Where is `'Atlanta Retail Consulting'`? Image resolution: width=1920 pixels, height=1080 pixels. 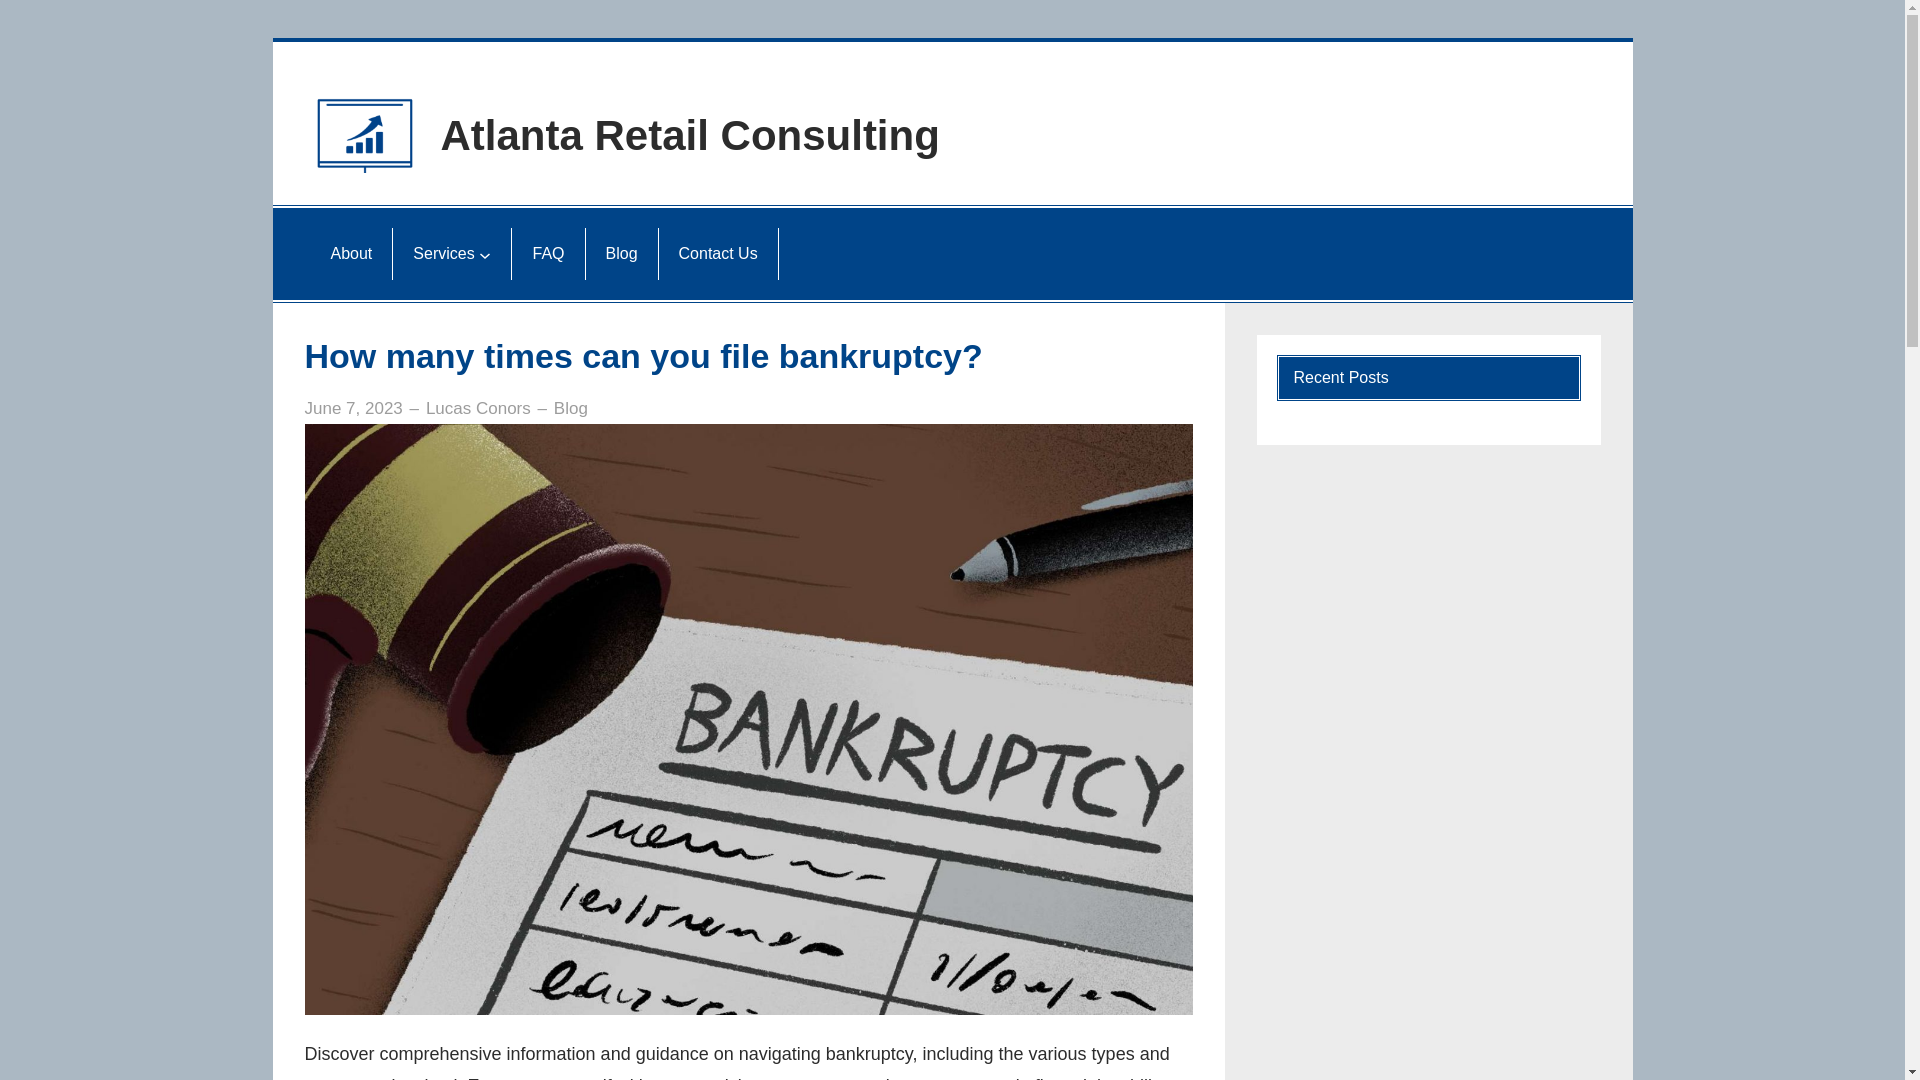
'Atlanta Retail Consulting' is located at coordinates (689, 135).